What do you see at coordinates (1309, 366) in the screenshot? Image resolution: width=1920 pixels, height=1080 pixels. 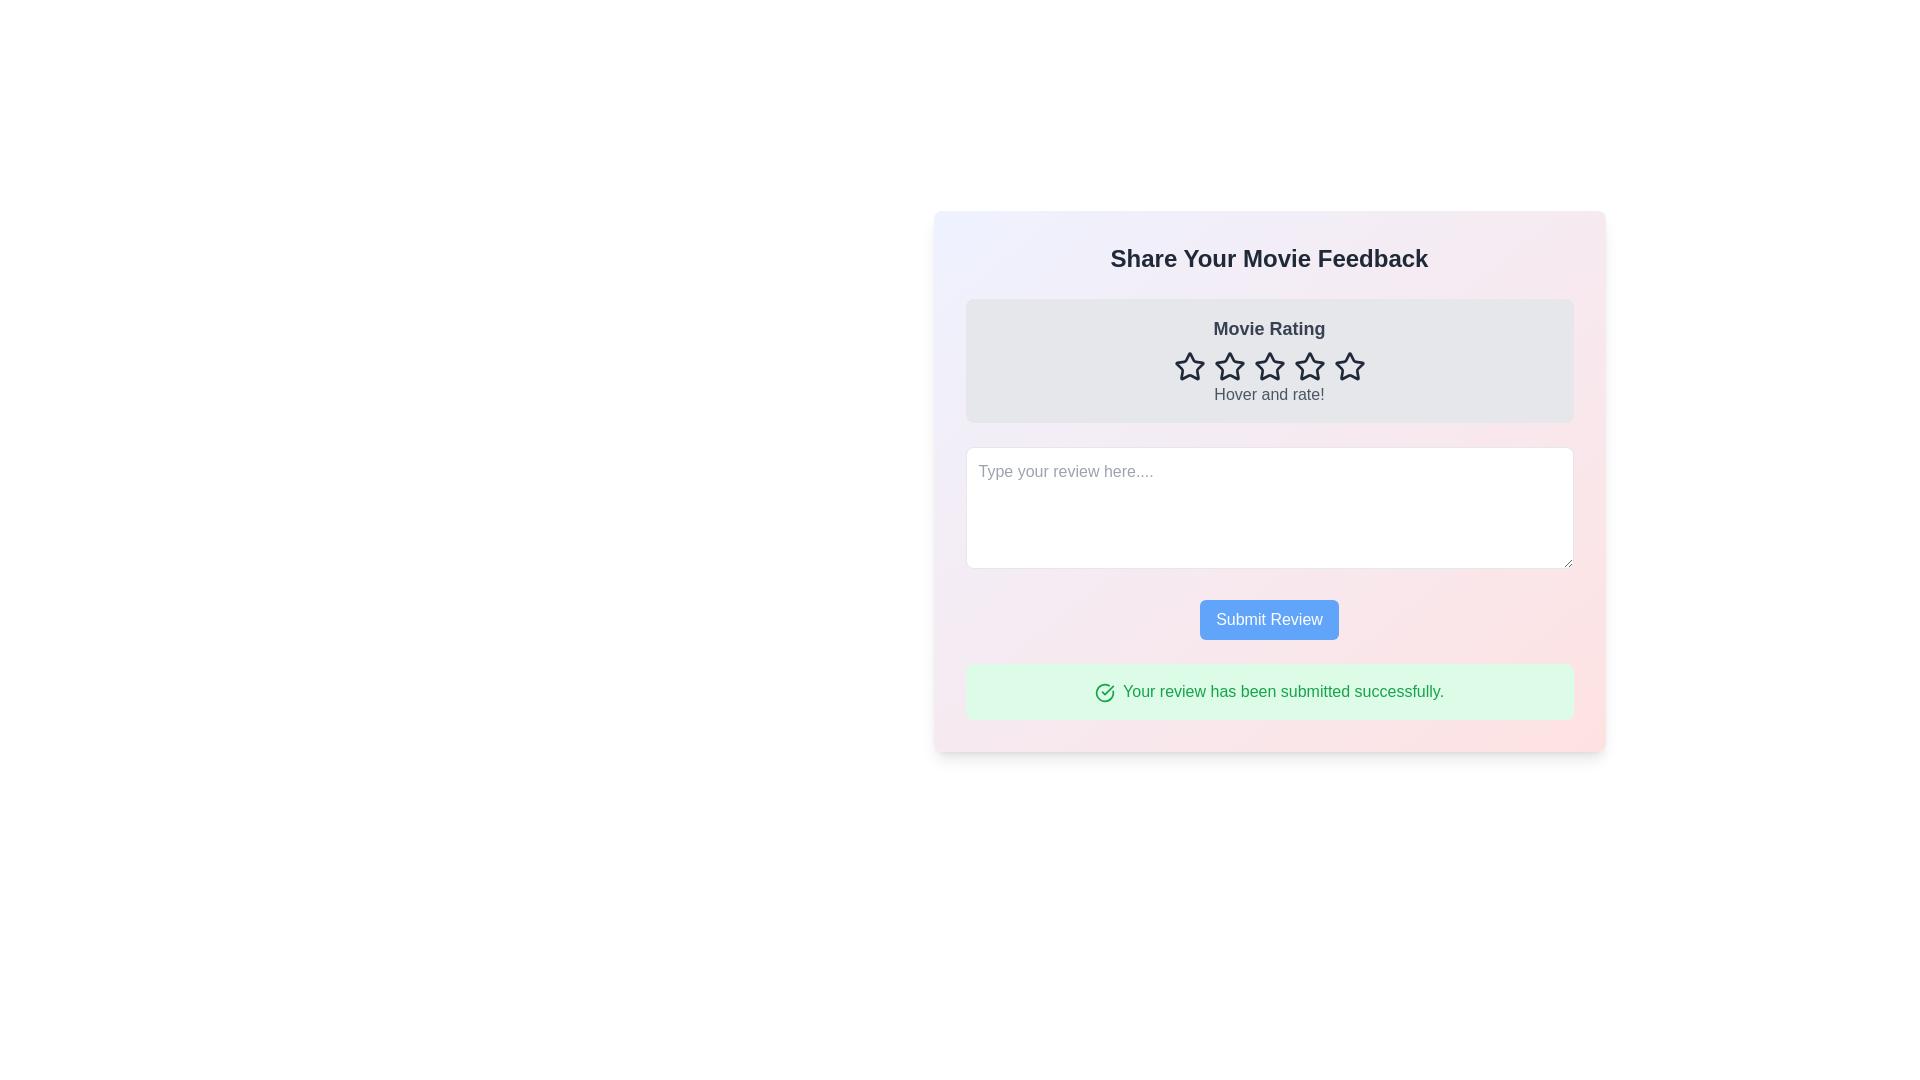 I see `the fourth star icon in the series of five star-shaped icons within the 'Movie Rating' section` at bounding box center [1309, 366].